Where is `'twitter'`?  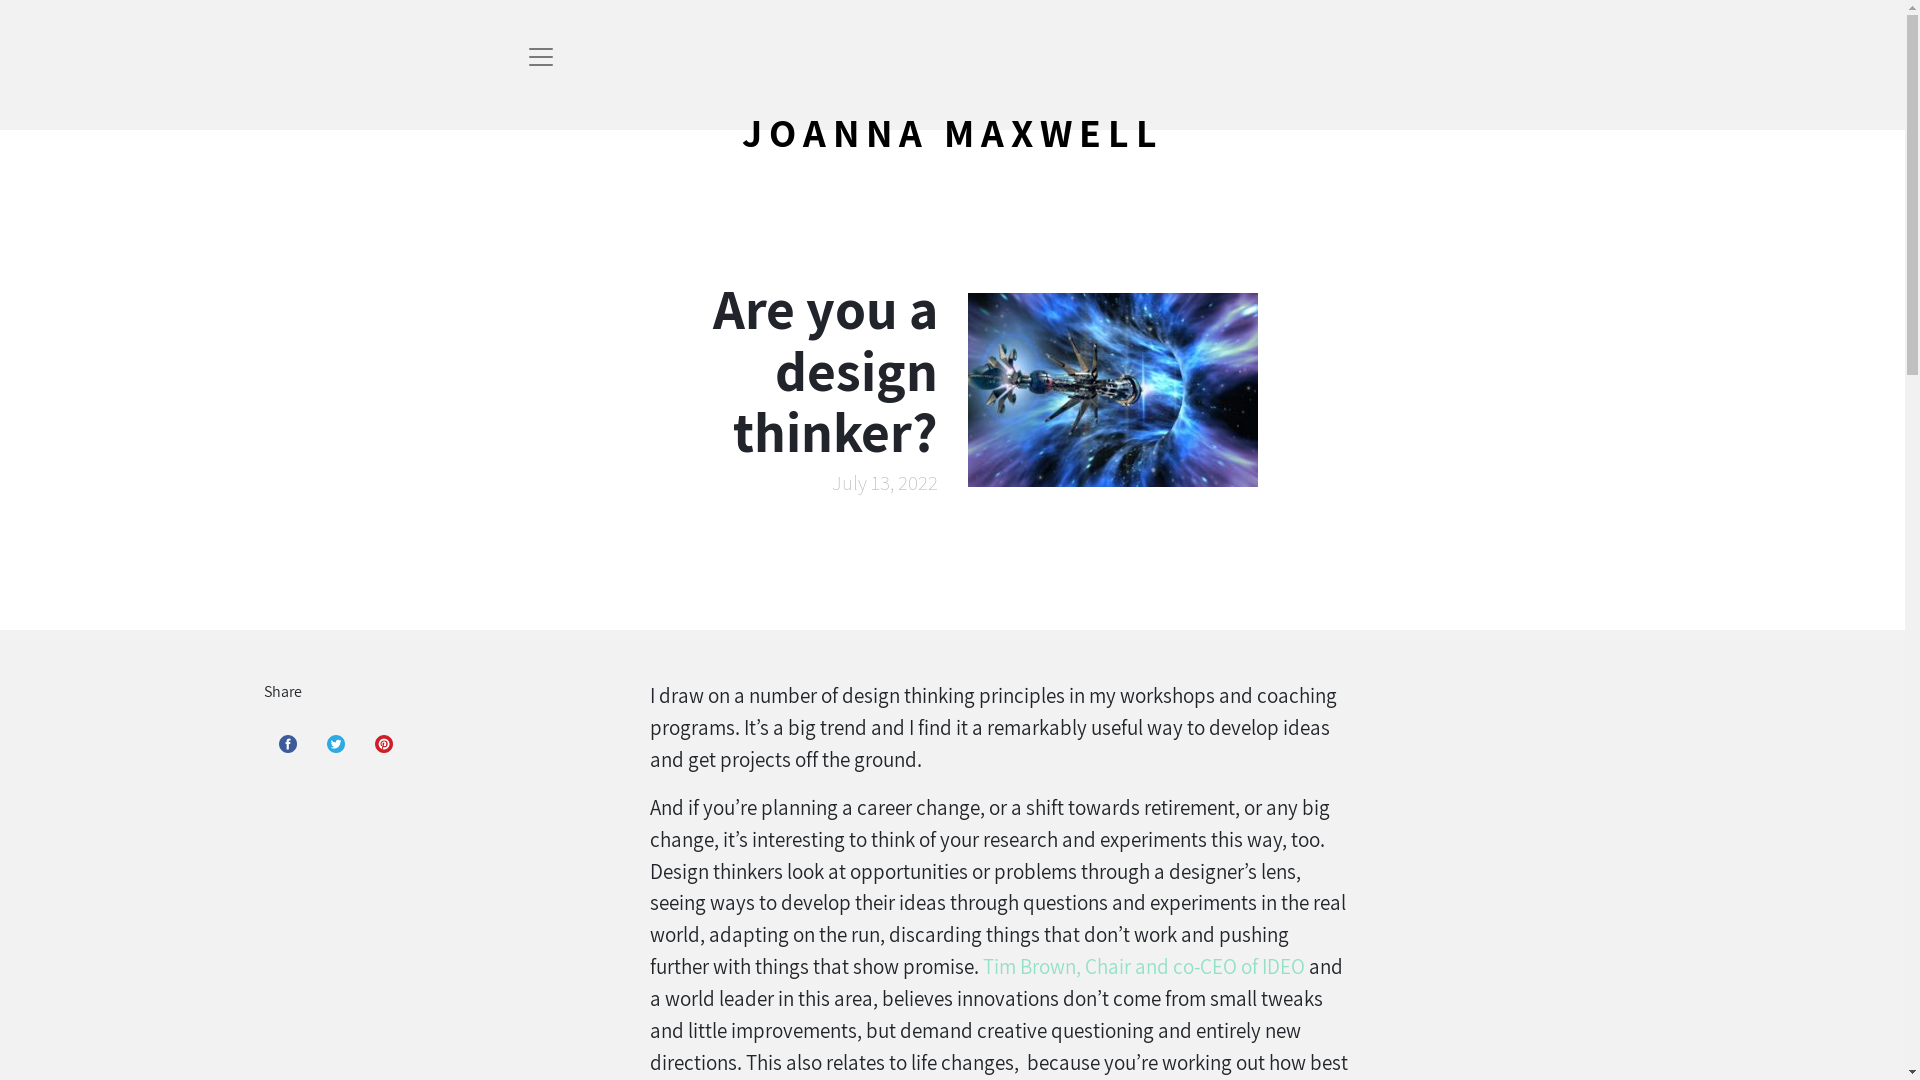 'twitter' is located at coordinates (336, 744).